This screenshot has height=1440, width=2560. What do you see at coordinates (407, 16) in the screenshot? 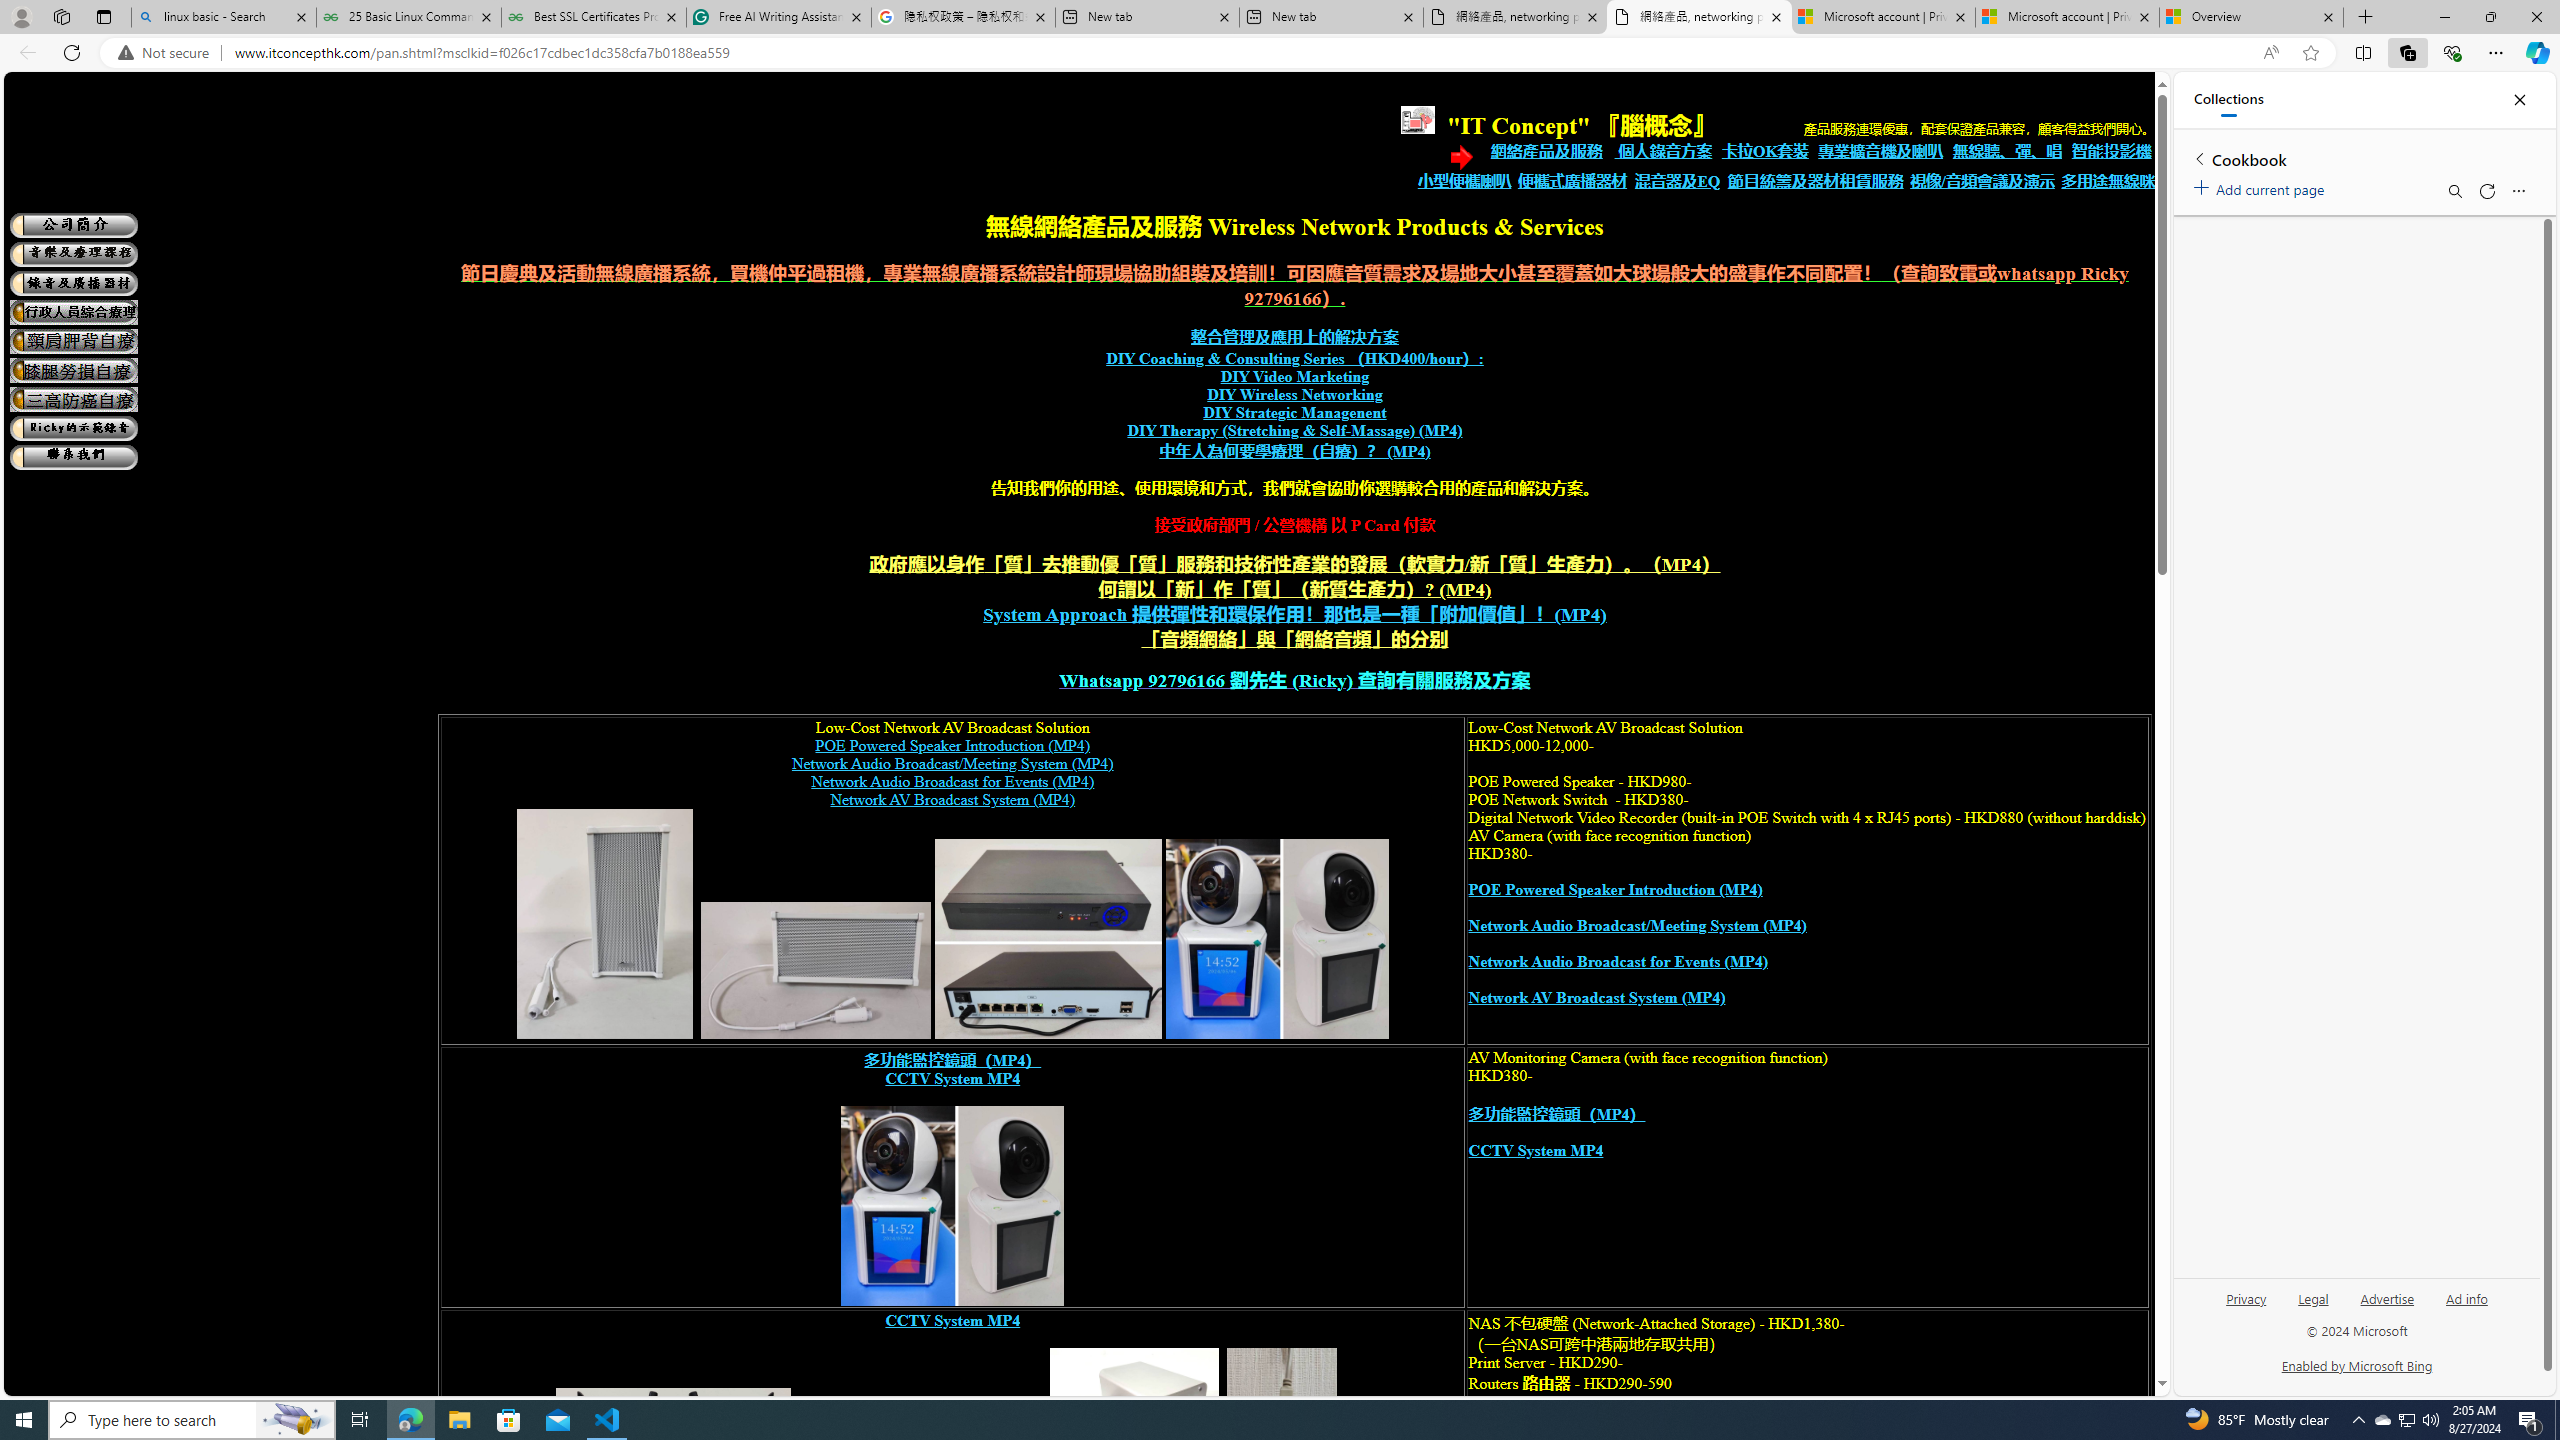
I see `'25 Basic Linux Commands For Beginners - GeeksforGeeks'` at bounding box center [407, 16].